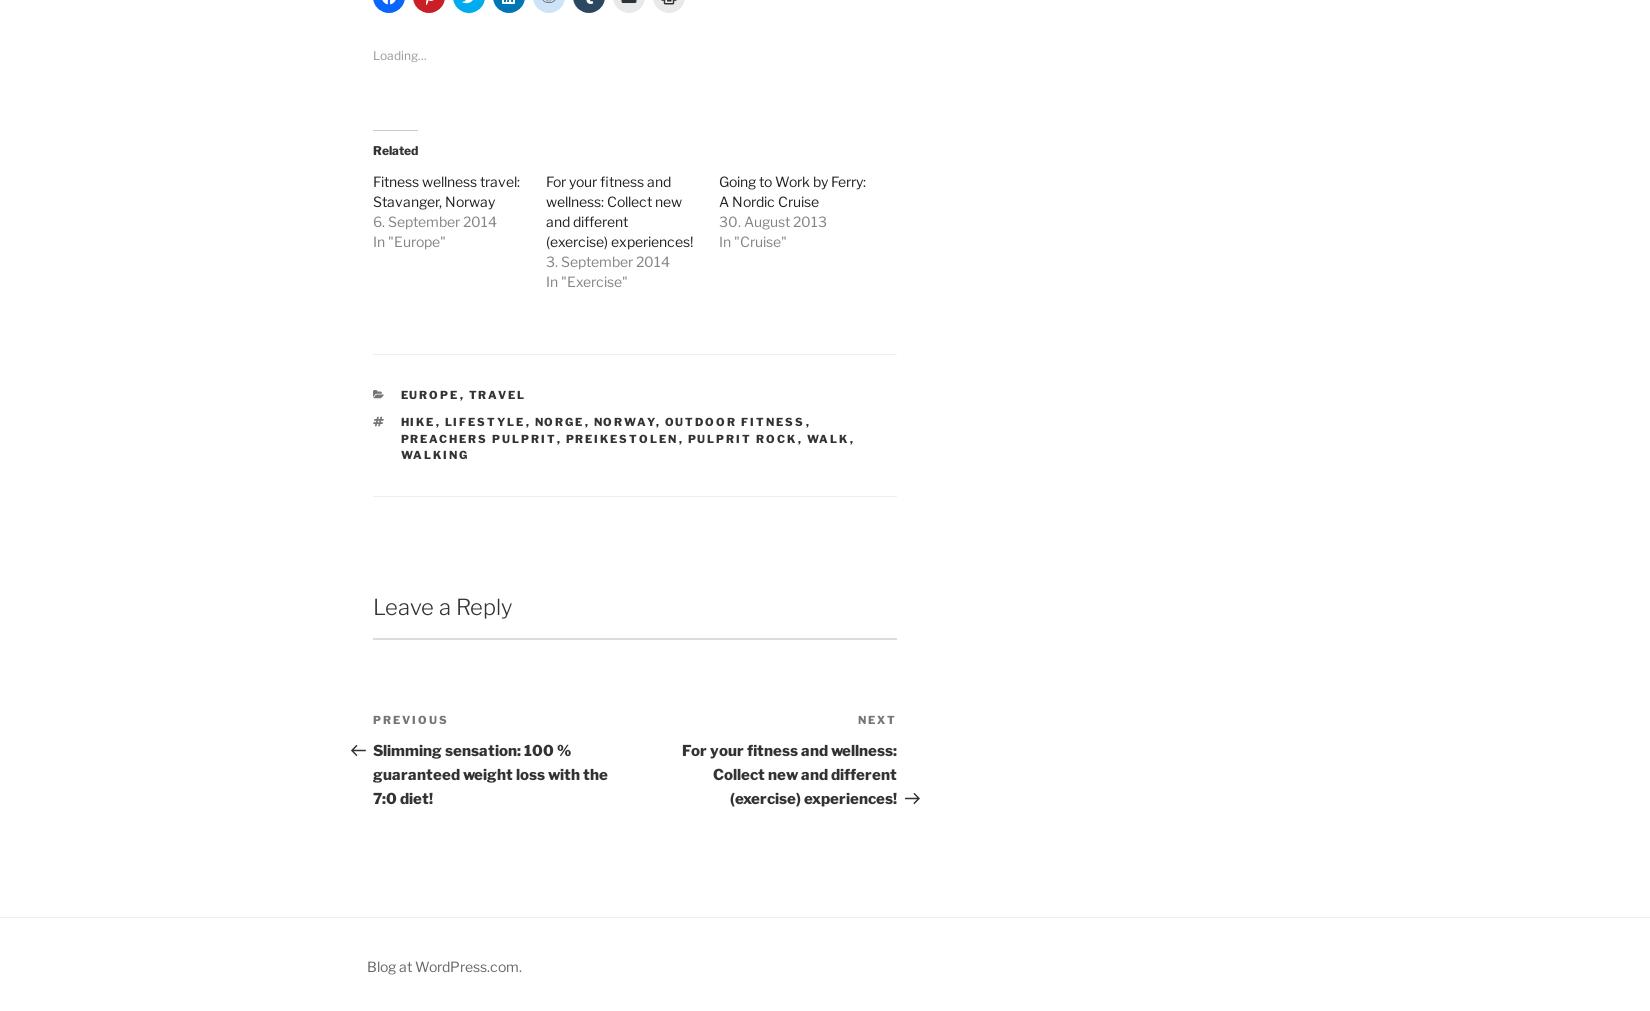  What do you see at coordinates (558, 420) in the screenshot?
I see `'Norge'` at bounding box center [558, 420].